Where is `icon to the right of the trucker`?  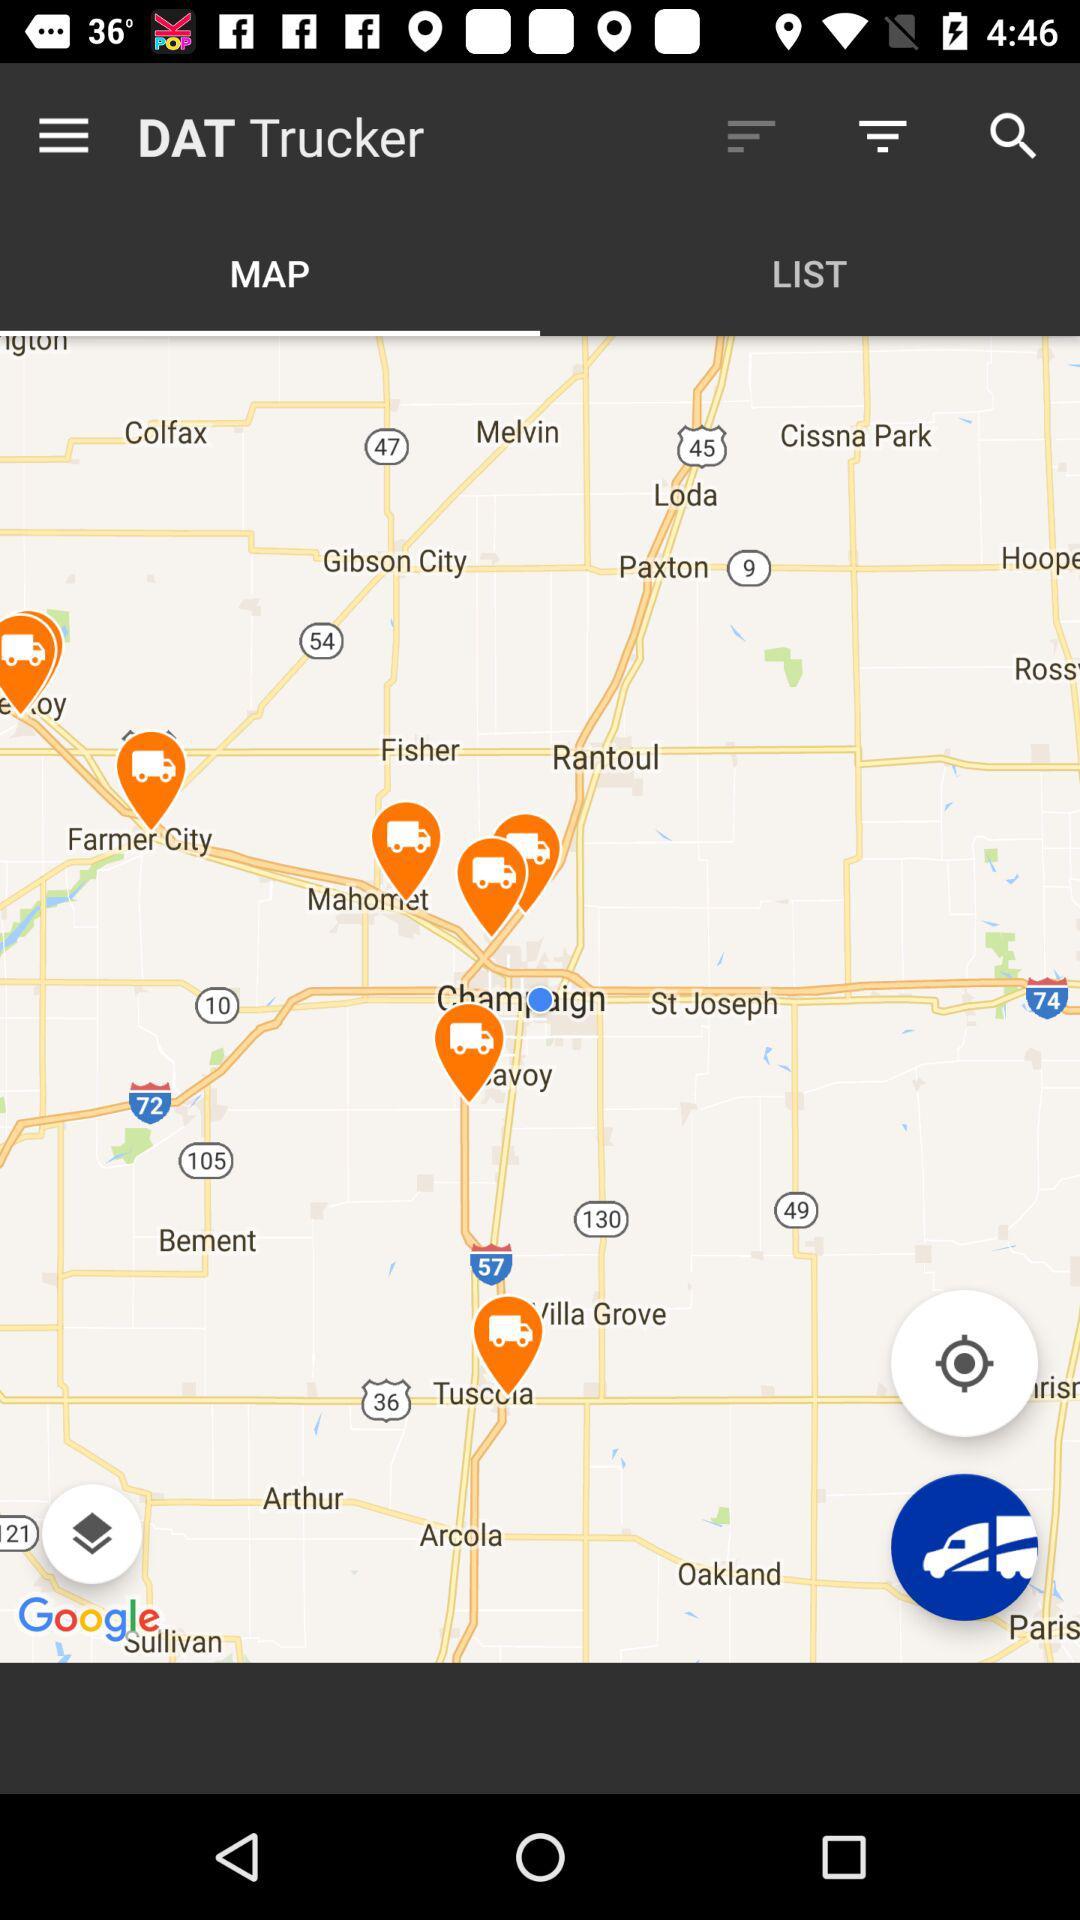
icon to the right of the trucker is located at coordinates (751, 135).